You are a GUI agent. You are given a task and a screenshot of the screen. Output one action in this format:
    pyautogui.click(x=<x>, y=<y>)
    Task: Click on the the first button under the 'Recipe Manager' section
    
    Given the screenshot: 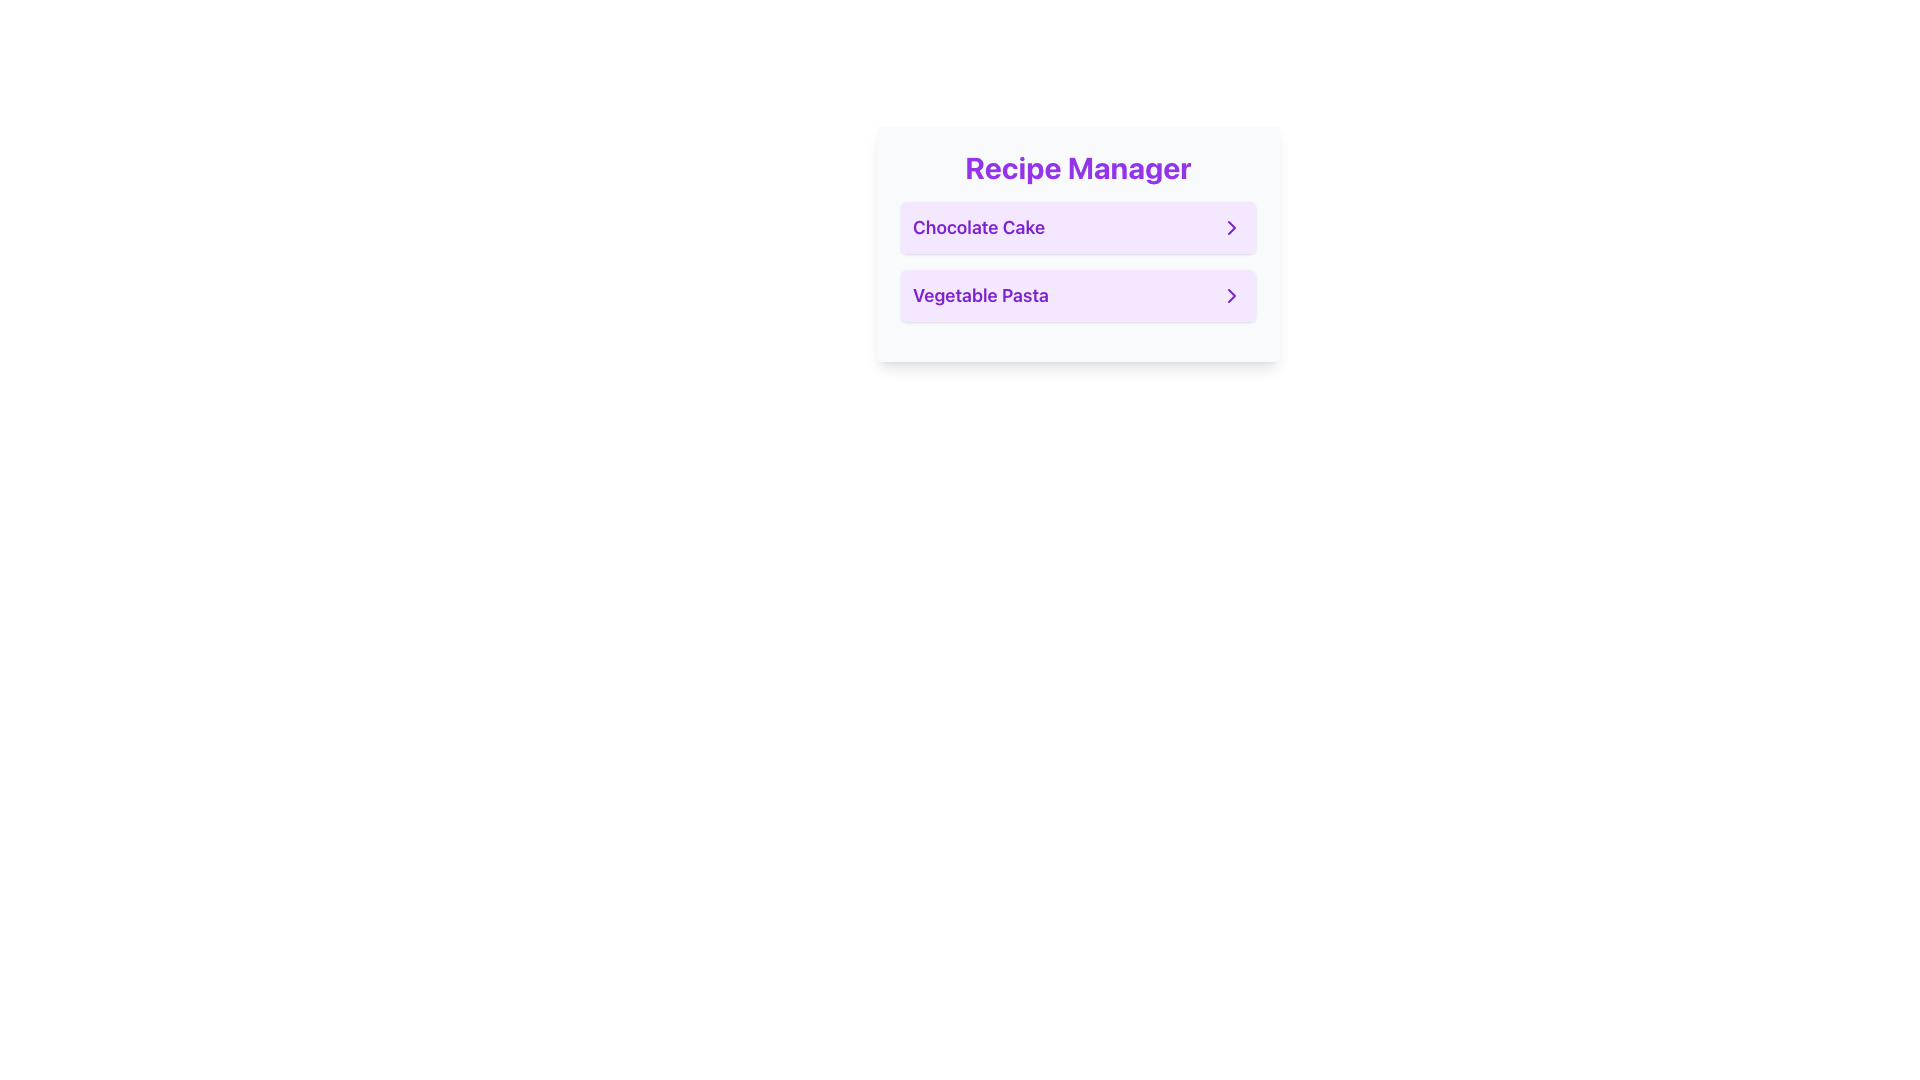 What is the action you would take?
    pyautogui.click(x=1077, y=226)
    